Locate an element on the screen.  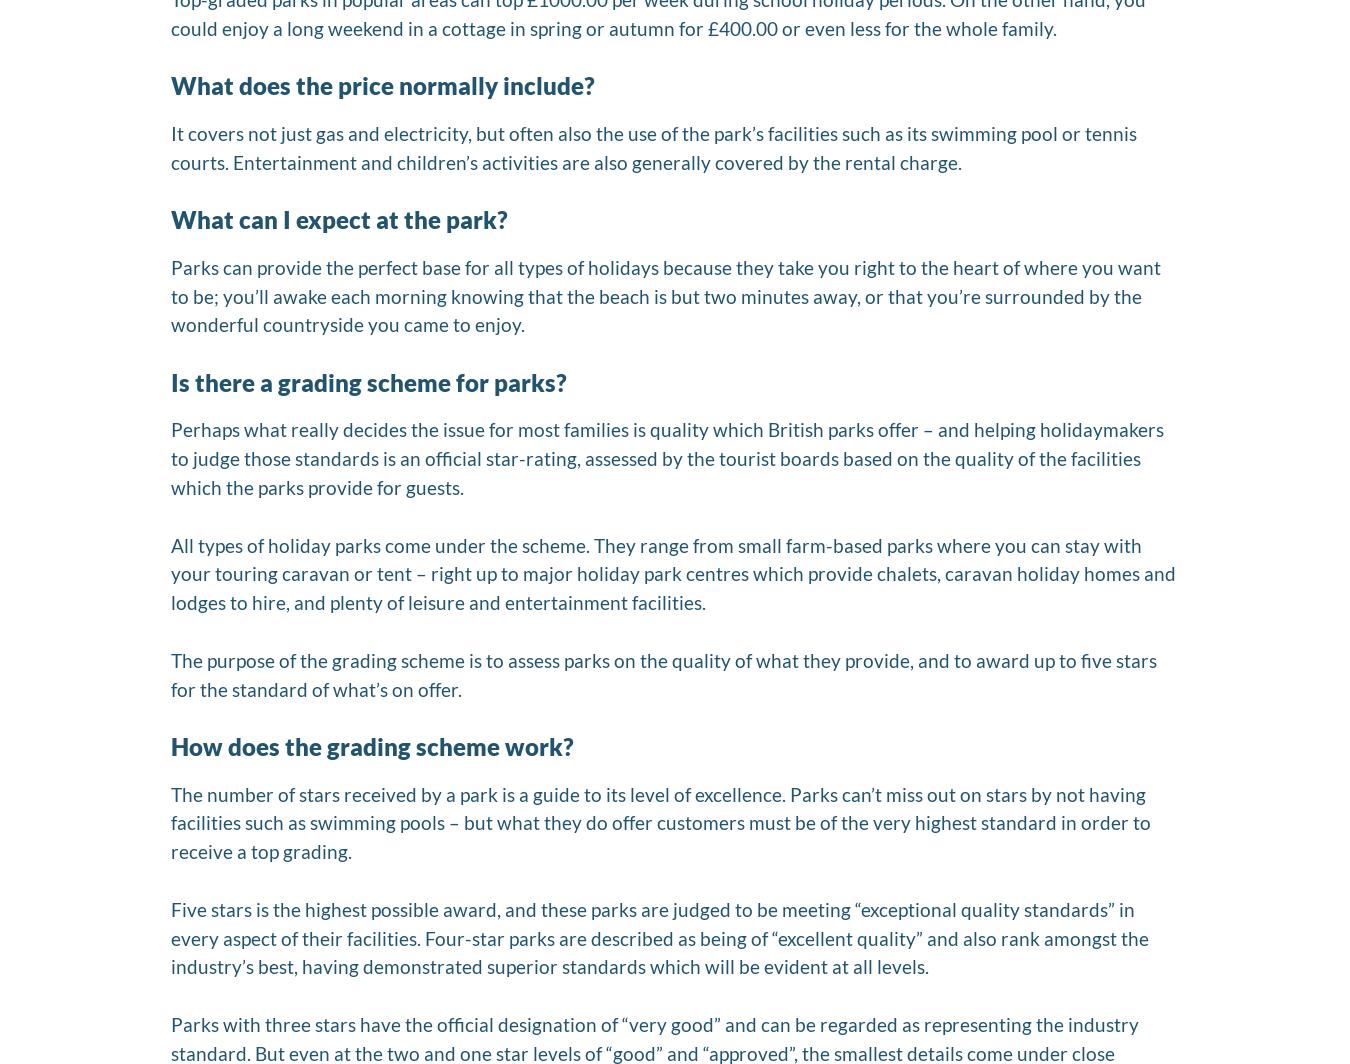
'Parks can provide the perfect base for all types of holidays because they take you right to the heart of where you want to be; you’ll awake each morning knowing that the beach is but two minutes away, or that you’re surrounded by the wonderful countryside you came to enjoy.' is located at coordinates (665, 295).